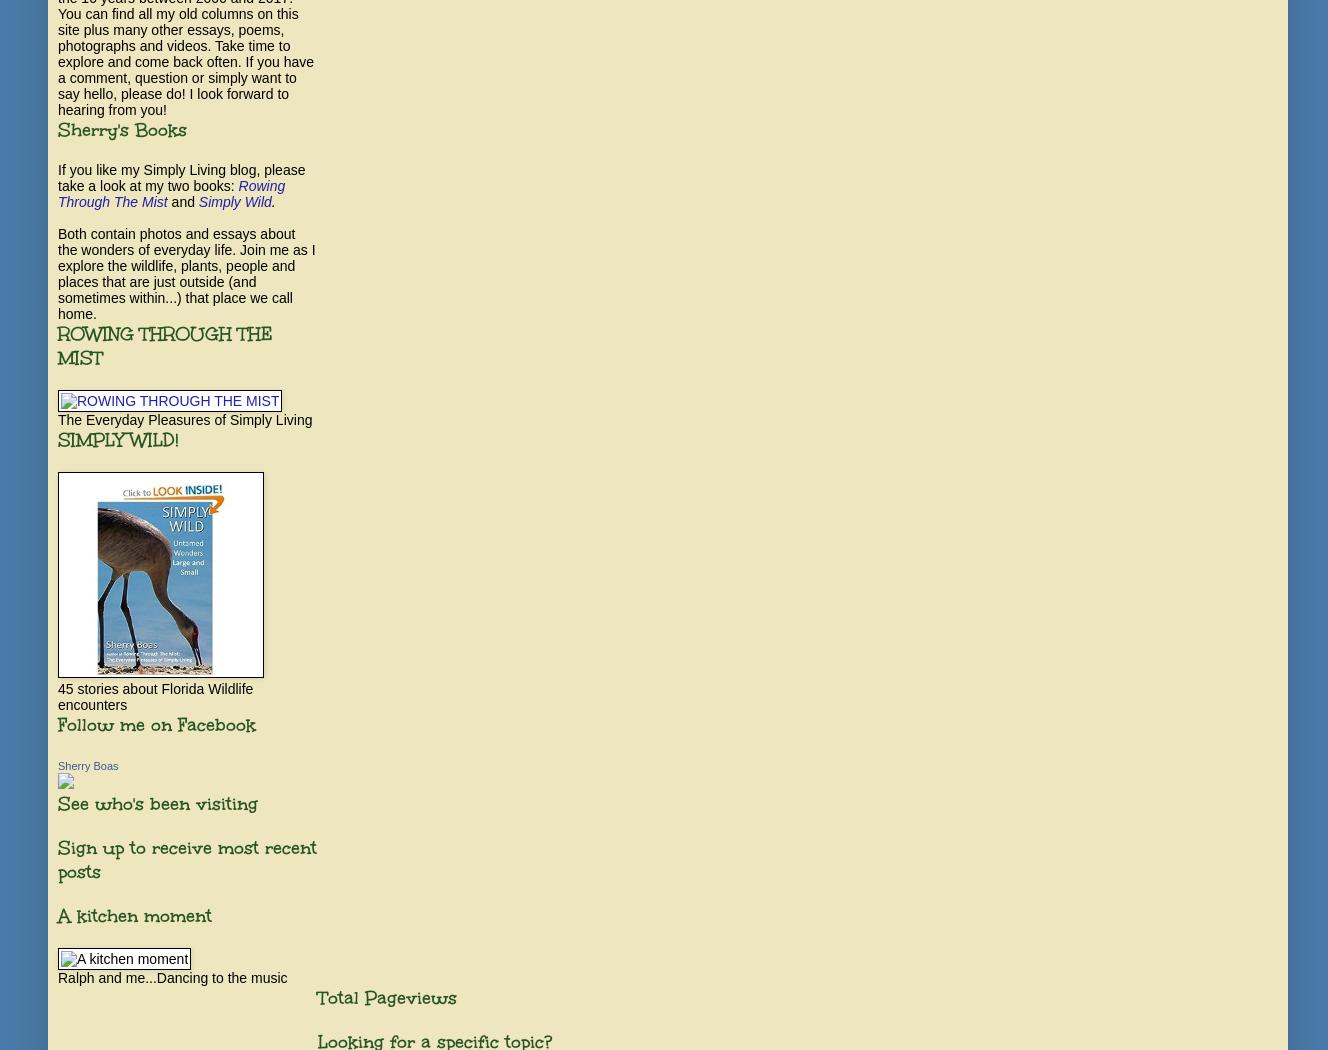 This screenshot has height=1050, width=1328. What do you see at coordinates (157, 802) in the screenshot?
I see `'See who's been visiting'` at bounding box center [157, 802].